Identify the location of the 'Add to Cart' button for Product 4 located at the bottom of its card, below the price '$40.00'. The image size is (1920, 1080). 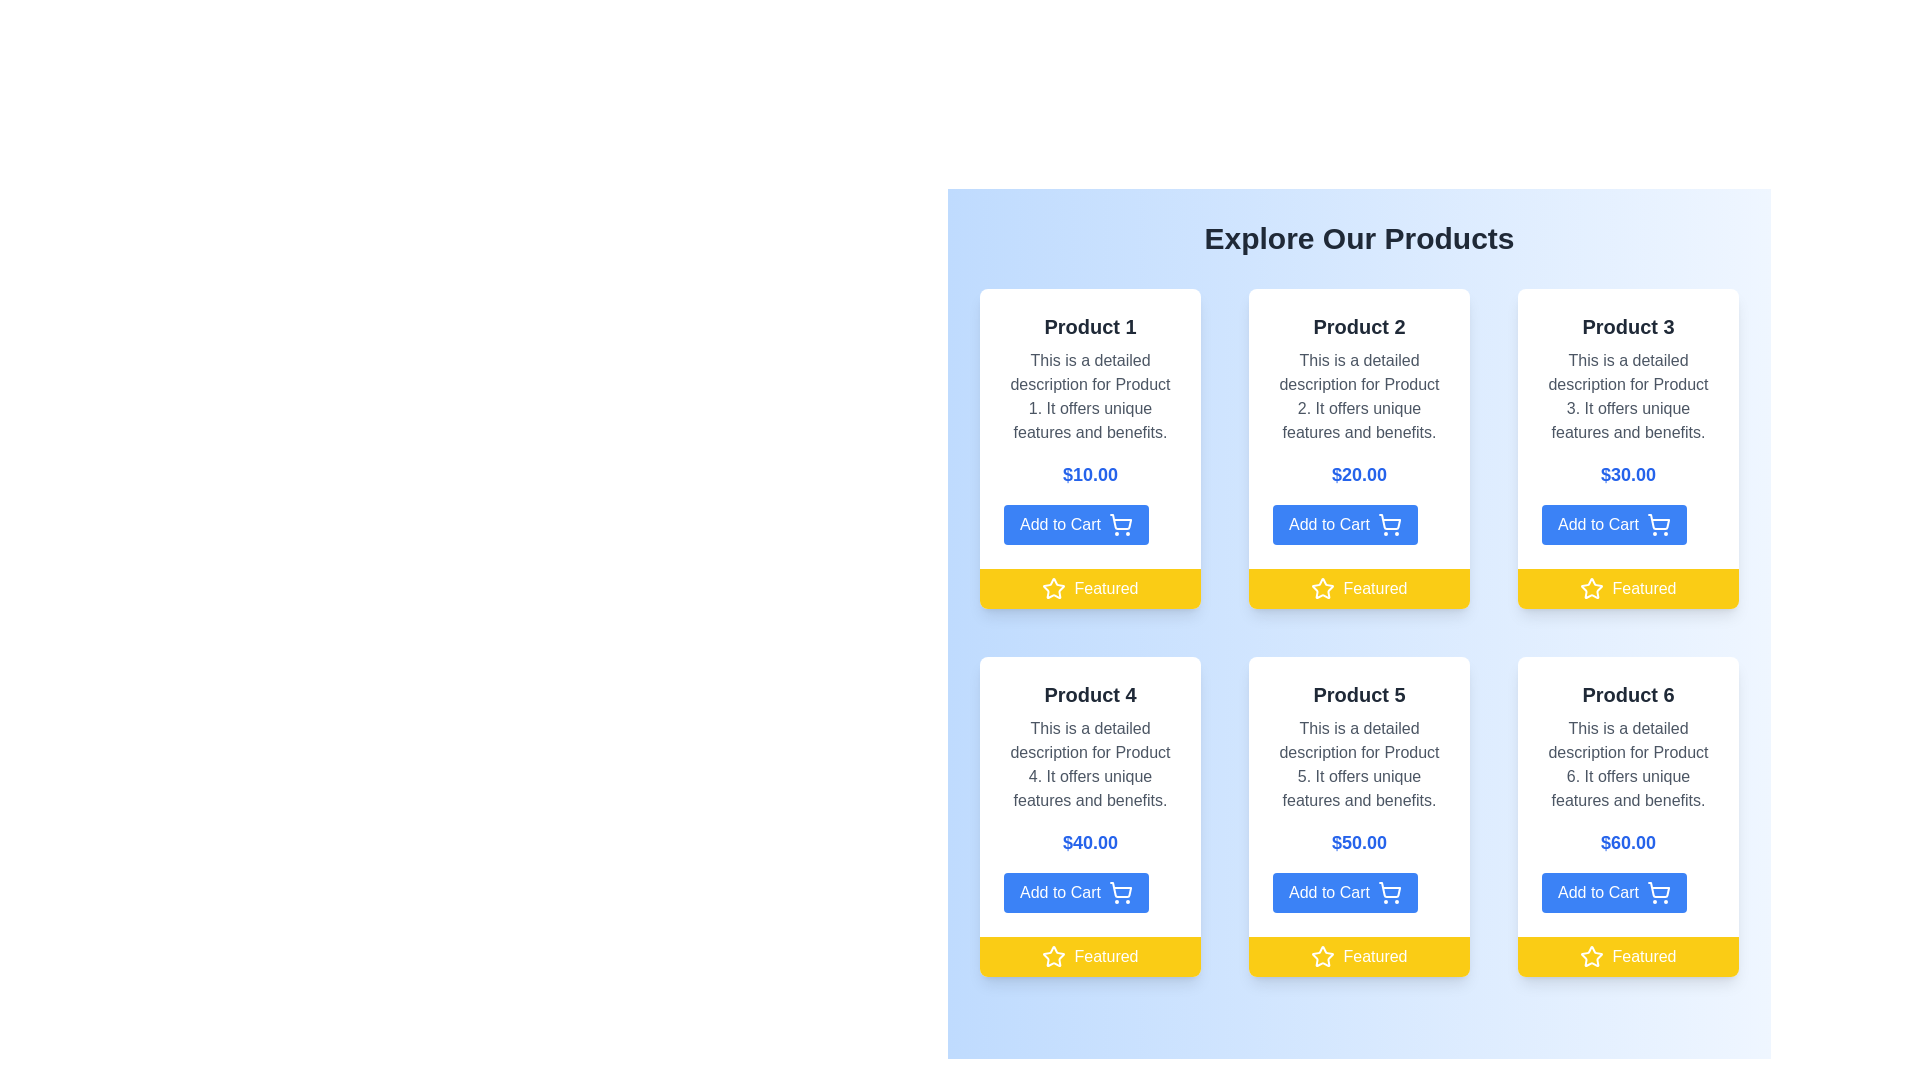
(1075, 892).